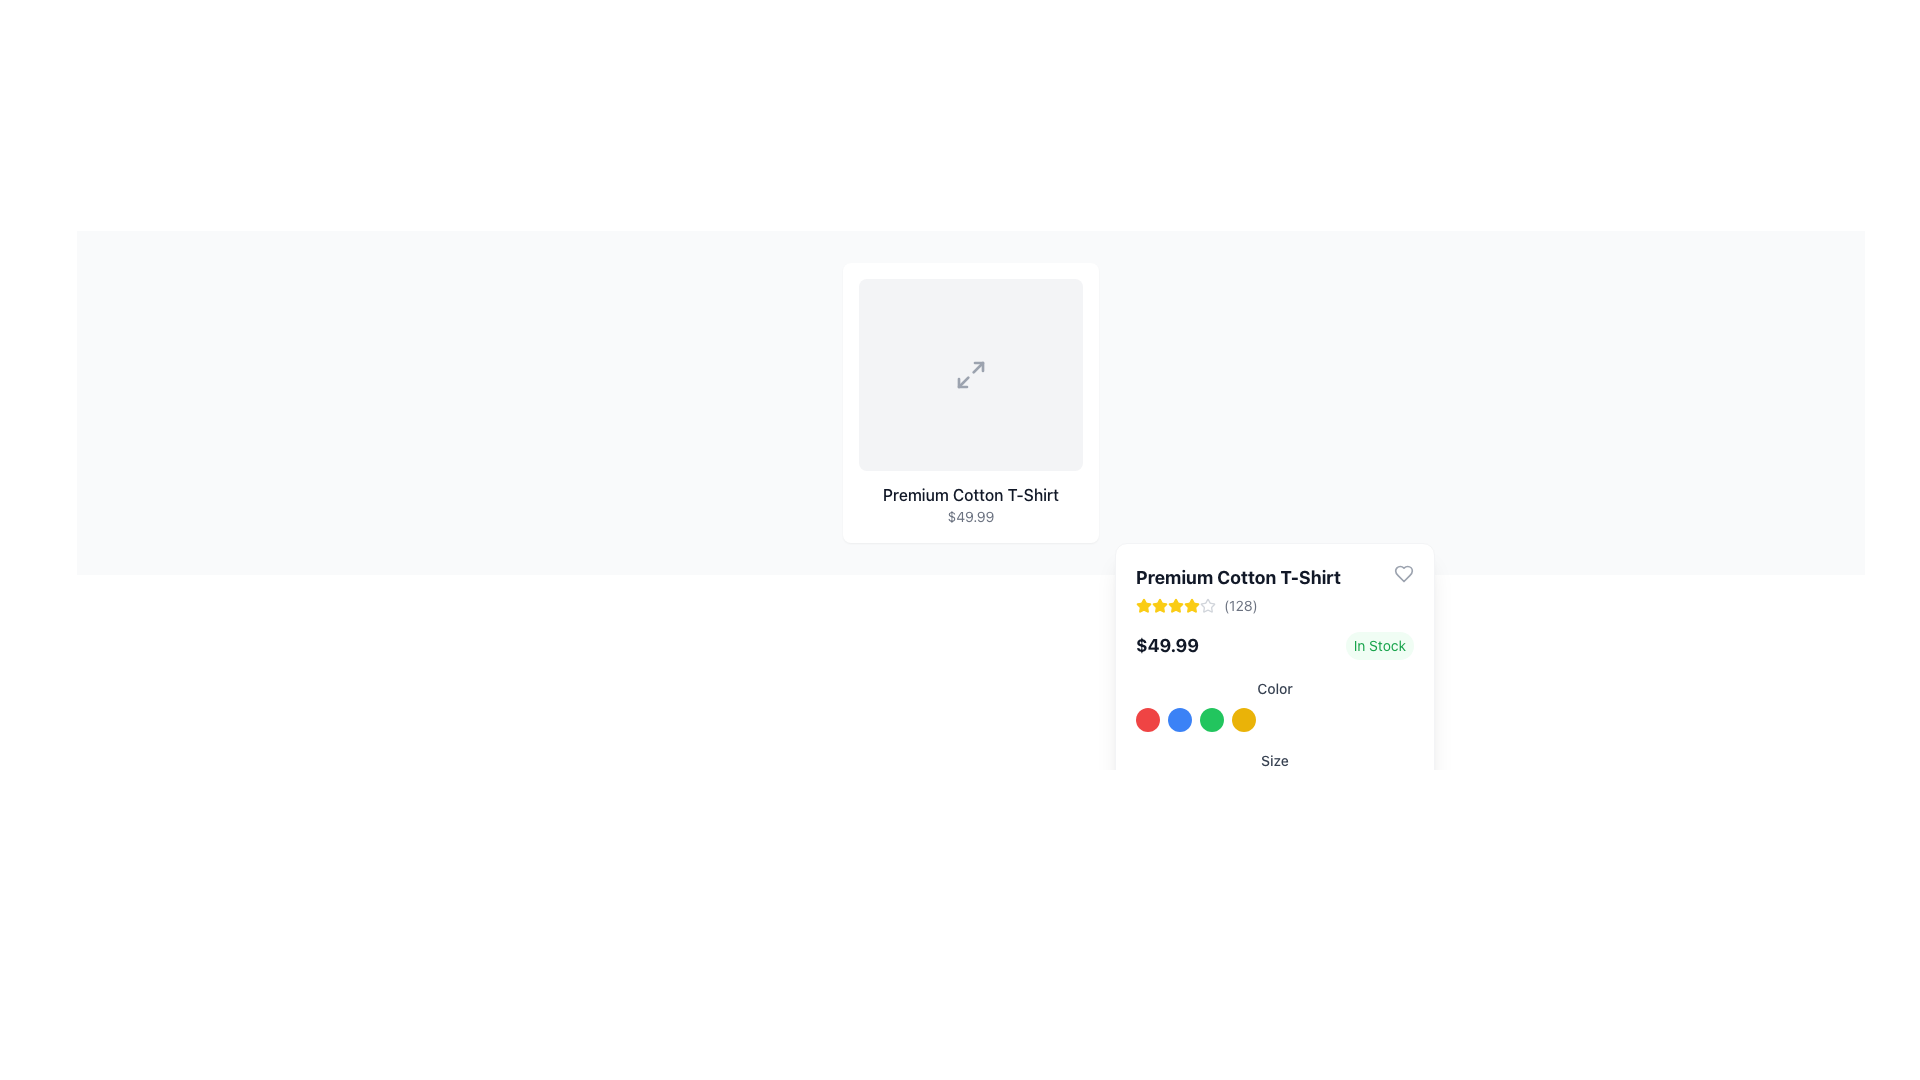 The width and height of the screenshot is (1920, 1080). What do you see at coordinates (1237, 604) in the screenshot?
I see `the Text Display element that shows the total count of reviews or ratings for the 'Premium Cotton T-Shirt' product, located to the right of the star rating icons` at bounding box center [1237, 604].